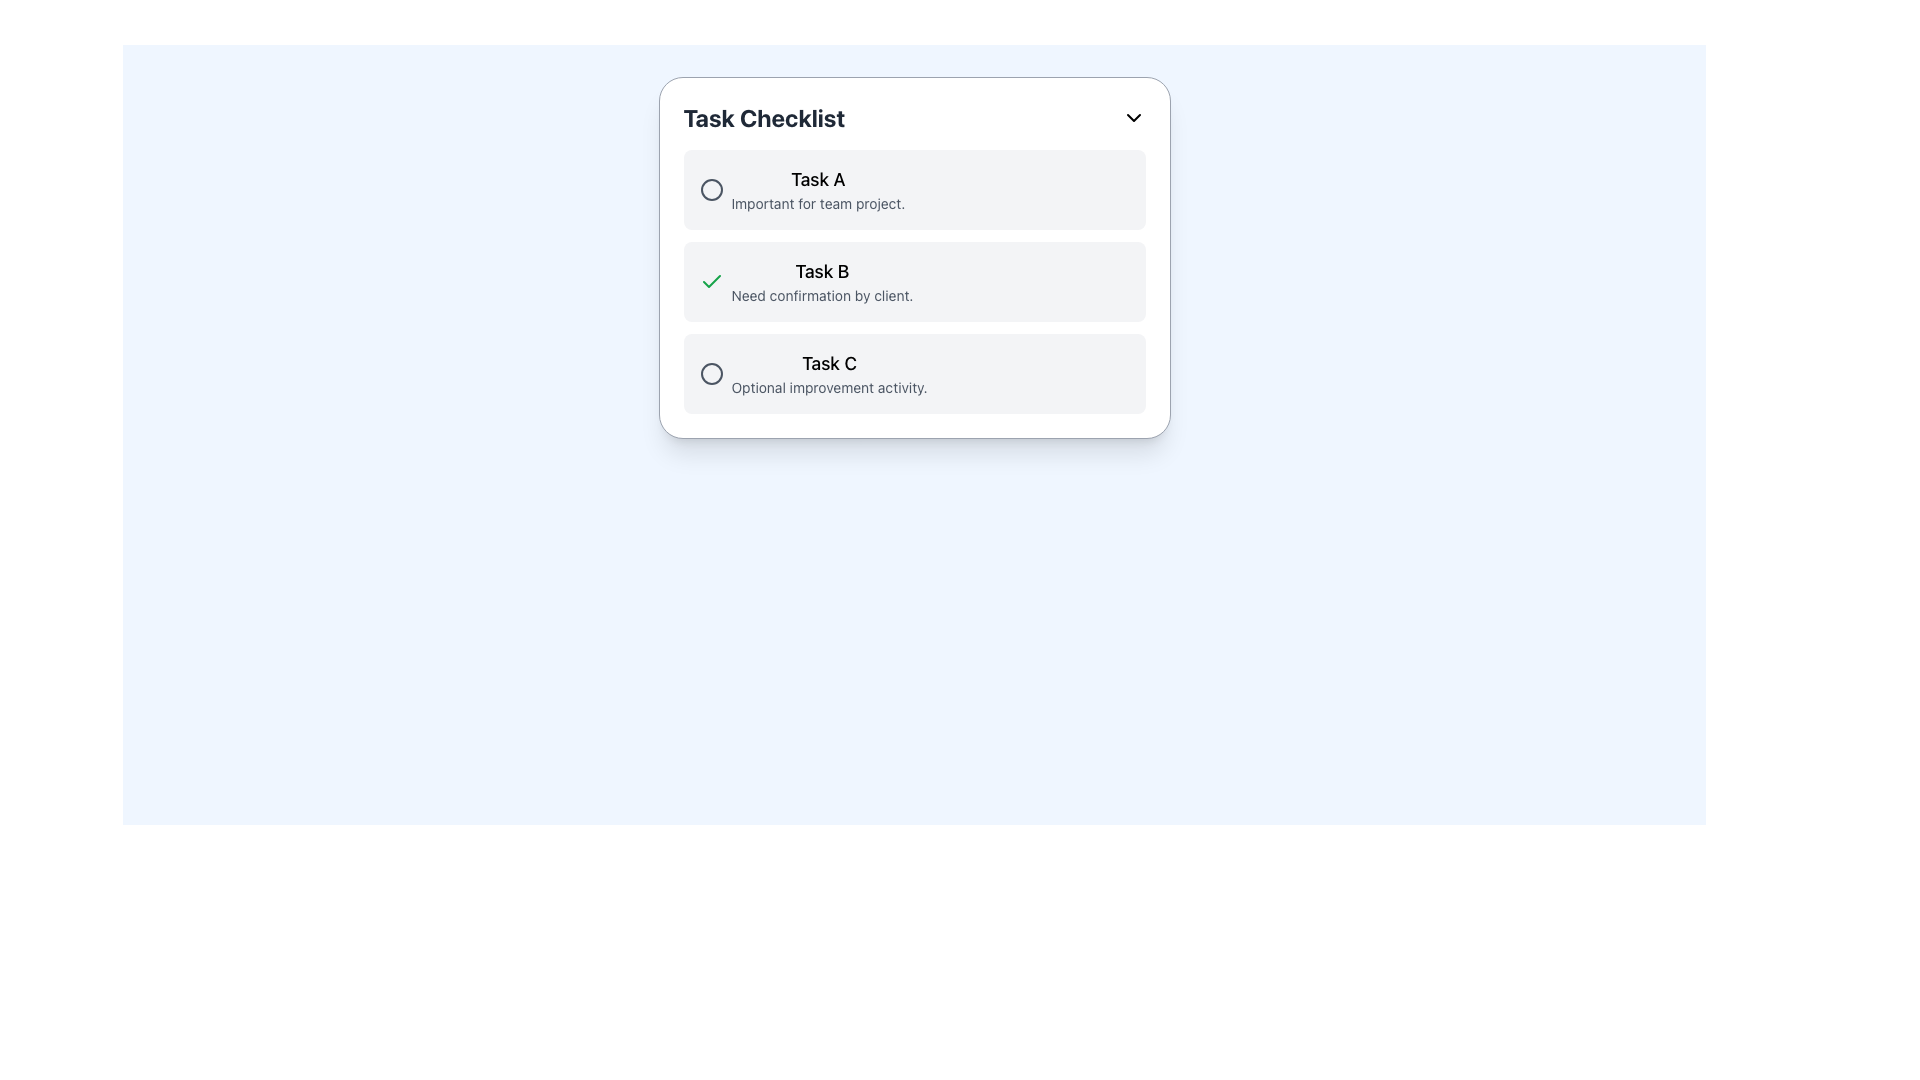  Describe the element at coordinates (822, 272) in the screenshot. I see `the Text label that displays the title 'Task B' in the checklist interface, which is located in the center column, below 'Task A' and above 'Task C'` at that location.